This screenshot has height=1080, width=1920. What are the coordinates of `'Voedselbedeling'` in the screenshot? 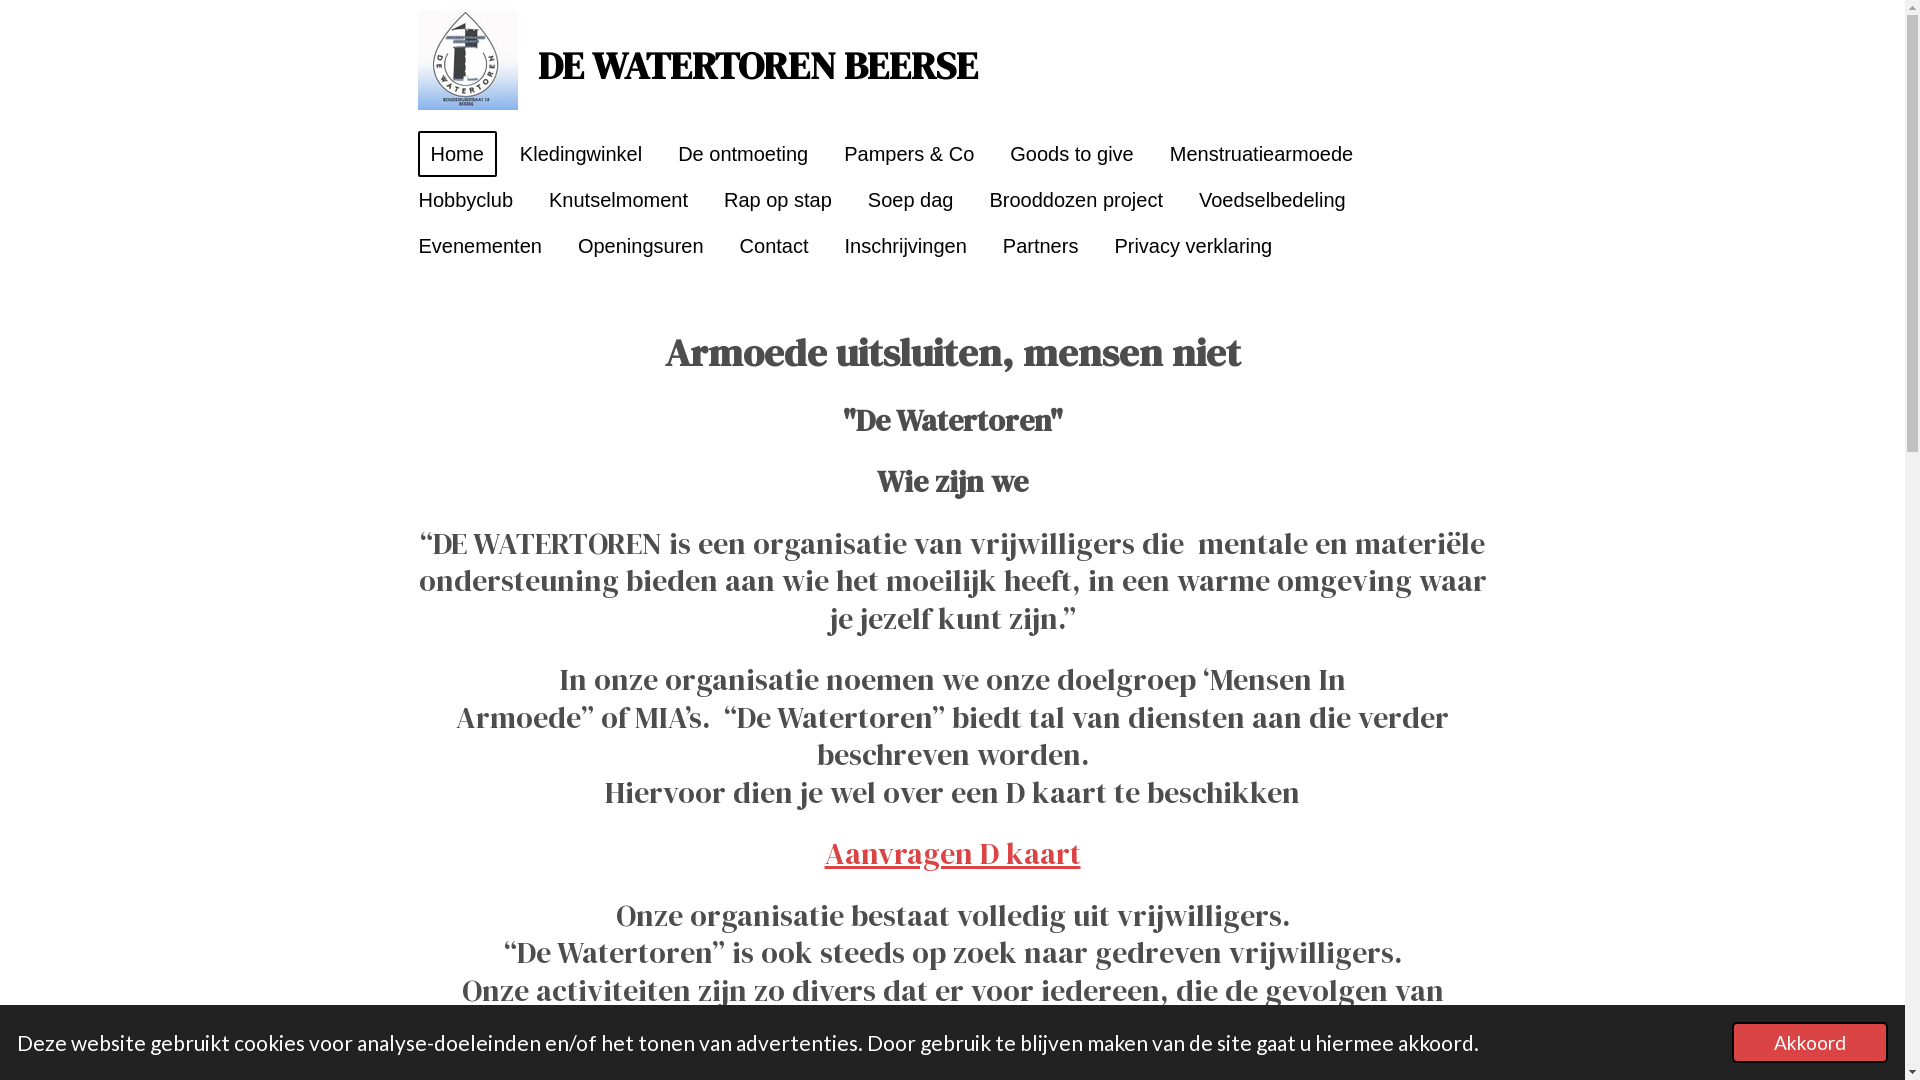 It's located at (1271, 200).